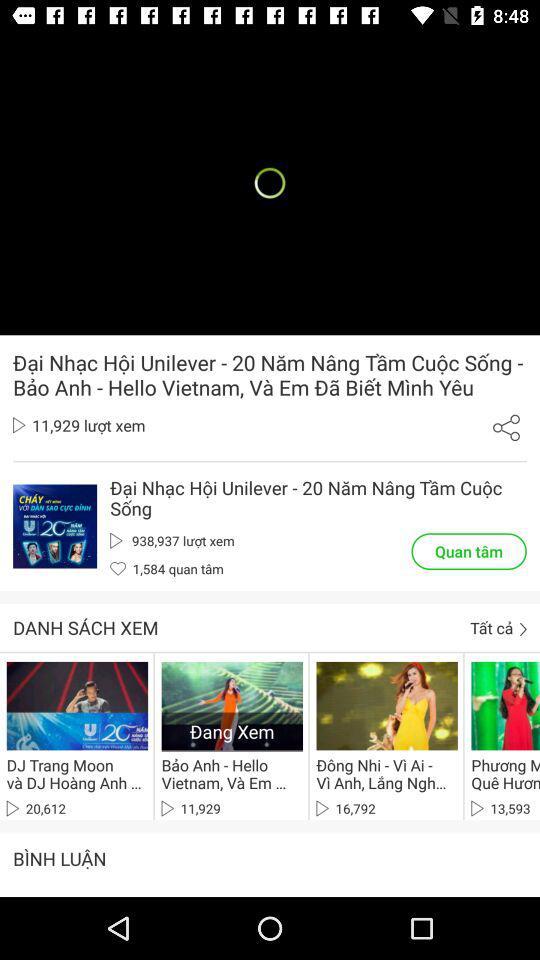 This screenshot has height=960, width=540. What do you see at coordinates (505, 427) in the screenshot?
I see `the button which is next to the 11929 lurot xem` at bounding box center [505, 427].